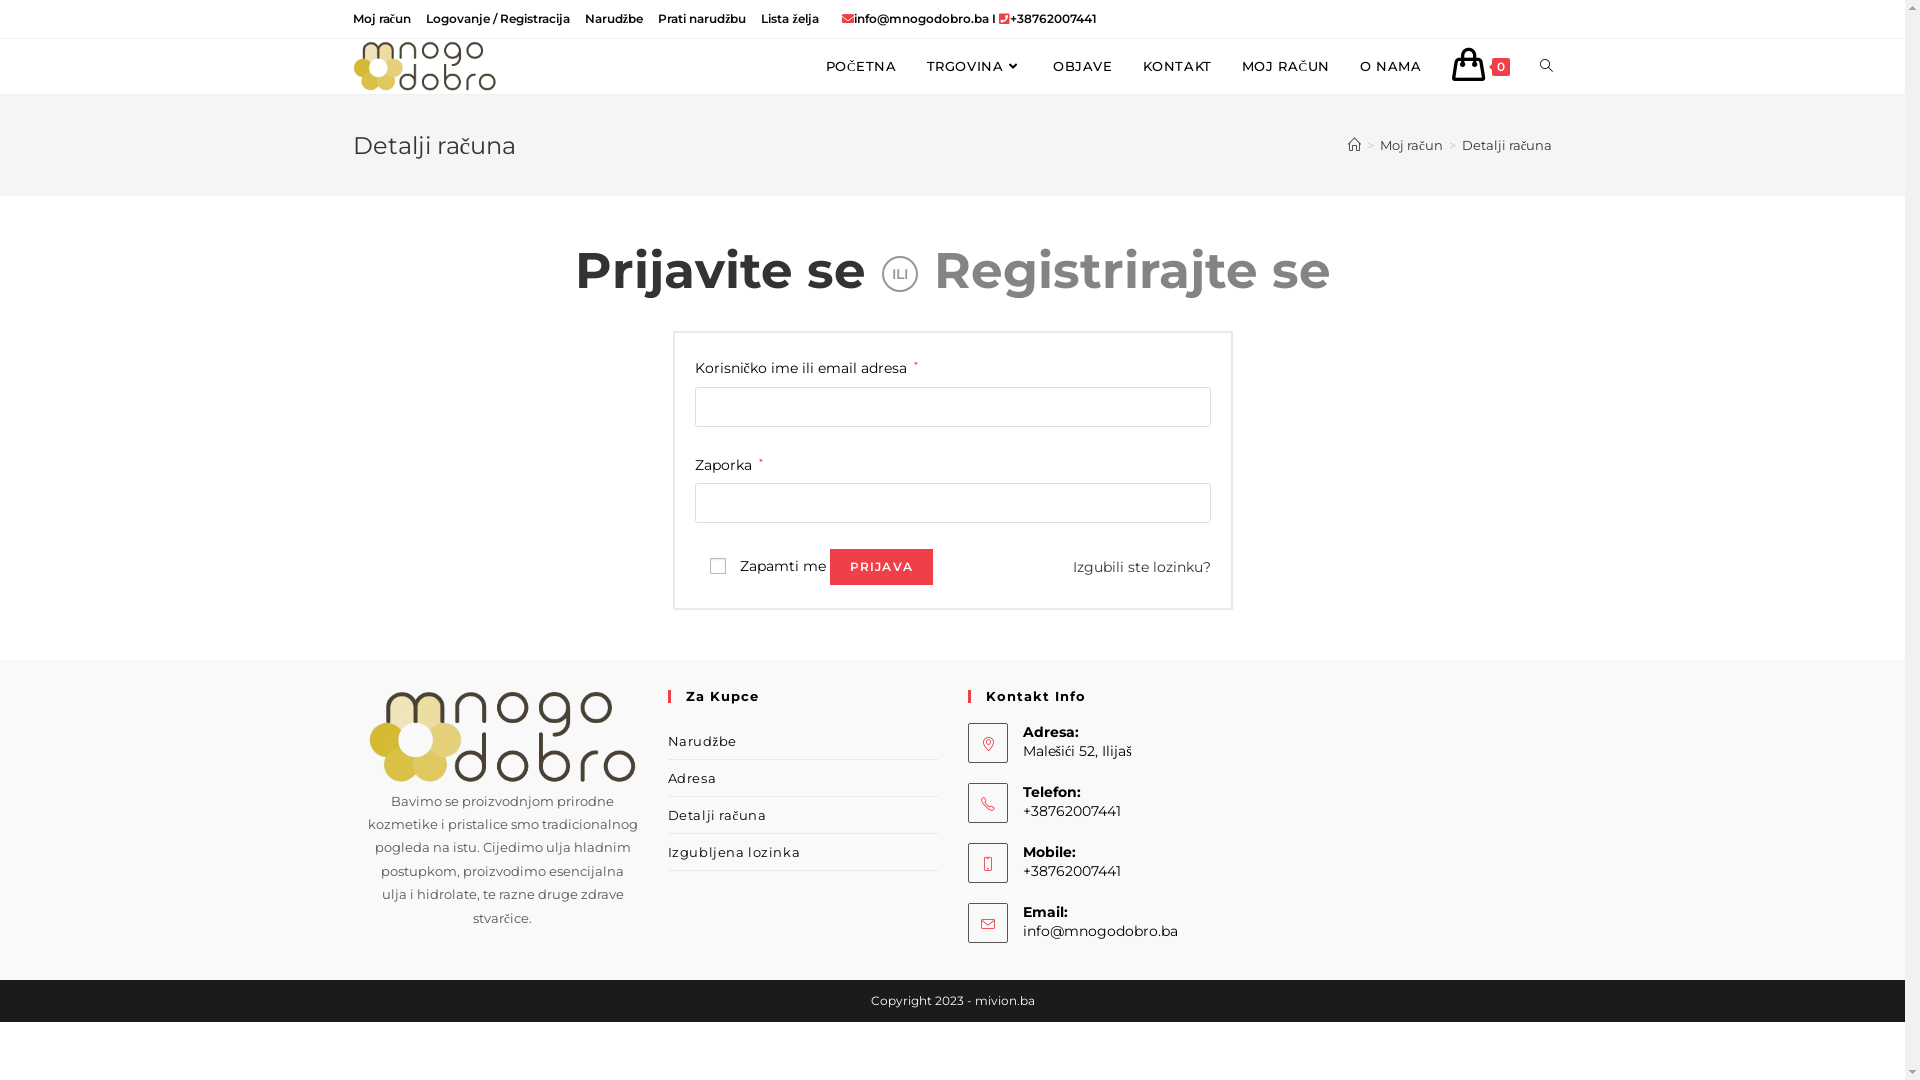  What do you see at coordinates (498, 19) in the screenshot?
I see `'Logovanje / Registracija'` at bounding box center [498, 19].